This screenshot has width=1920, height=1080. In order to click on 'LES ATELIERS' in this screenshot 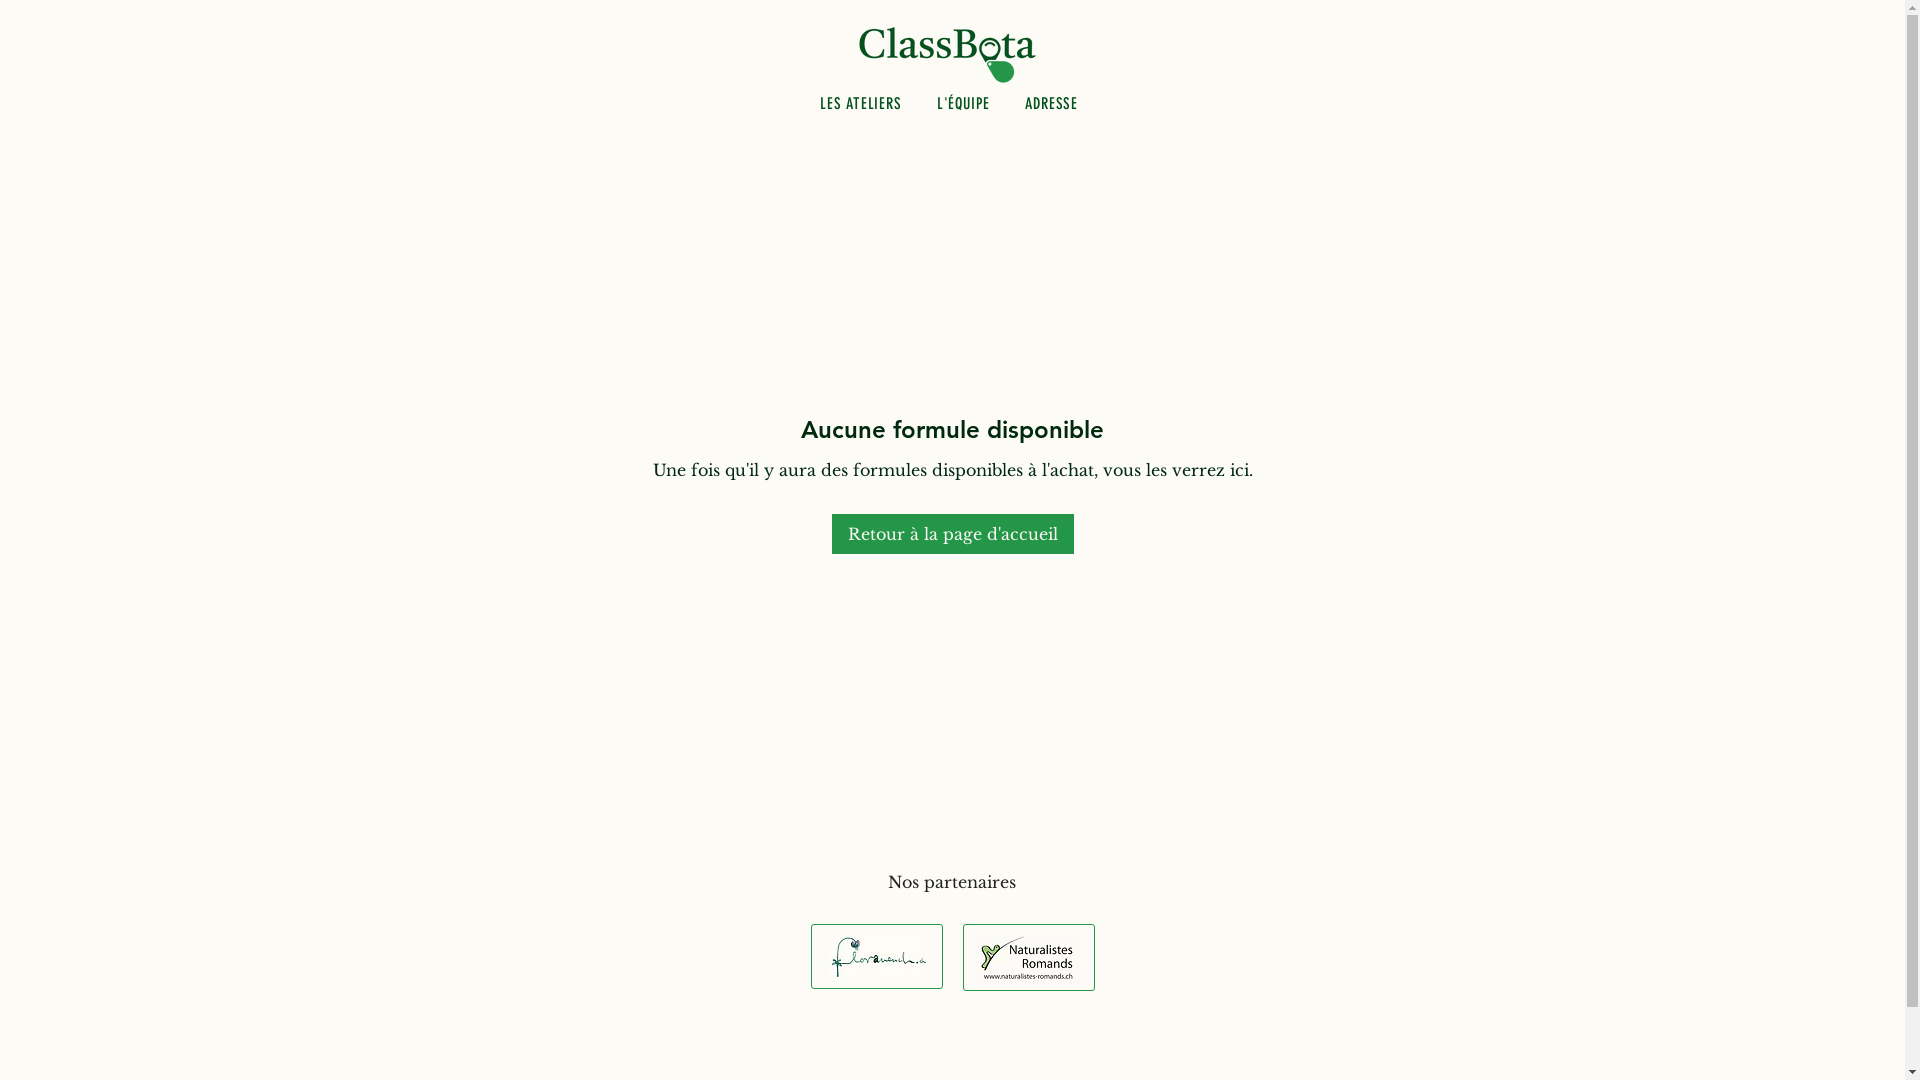, I will do `click(860, 103)`.